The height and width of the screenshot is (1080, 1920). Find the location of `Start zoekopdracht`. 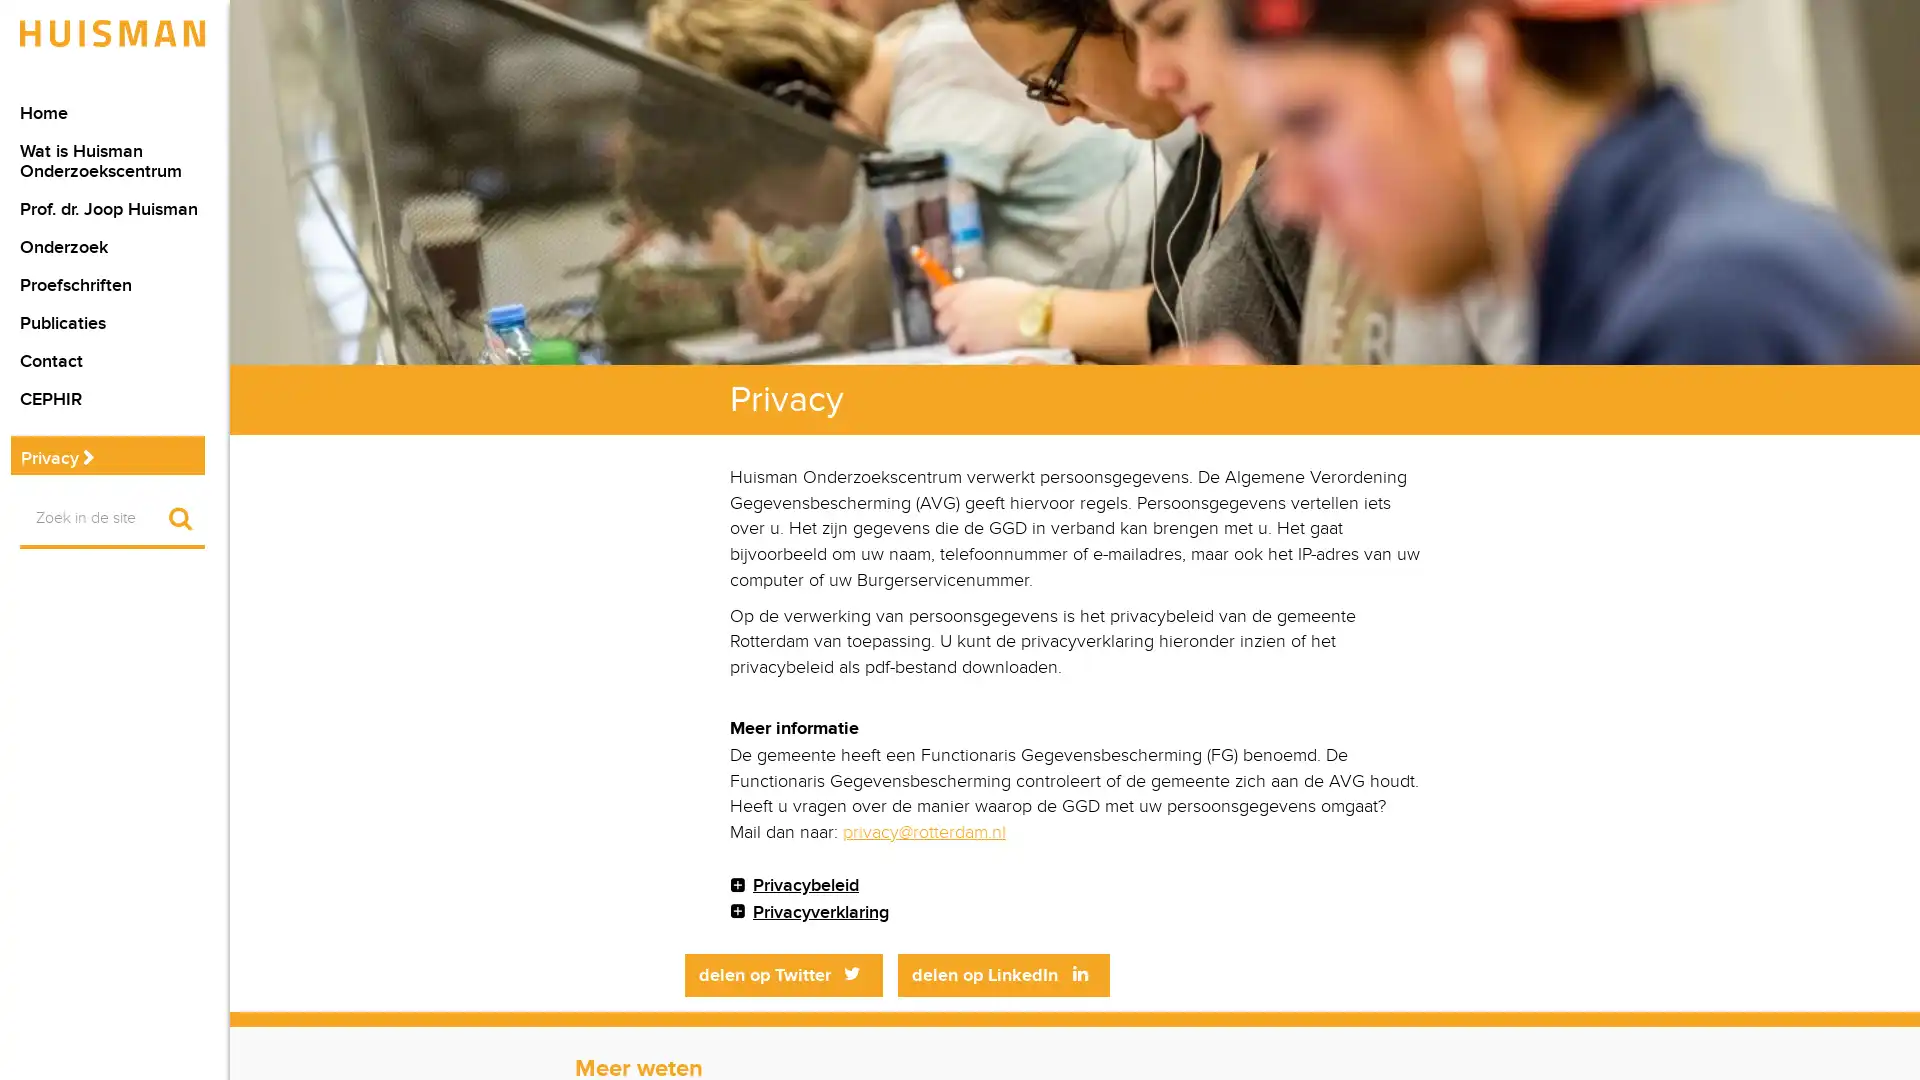

Start zoekopdracht is located at coordinates (180, 519).